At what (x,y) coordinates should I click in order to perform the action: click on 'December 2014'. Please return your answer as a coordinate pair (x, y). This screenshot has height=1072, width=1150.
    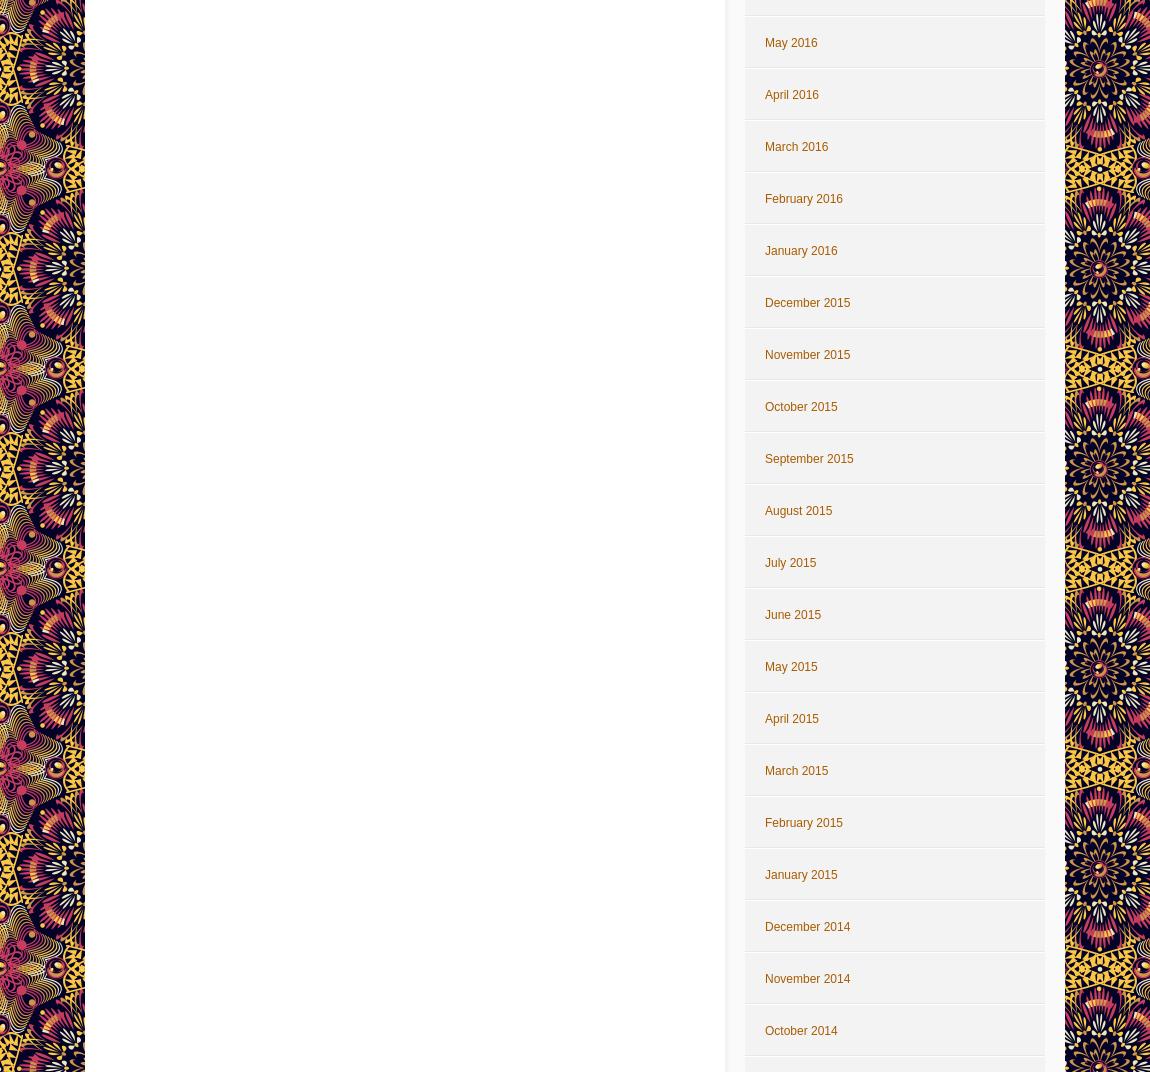
    Looking at the image, I should click on (806, 926).